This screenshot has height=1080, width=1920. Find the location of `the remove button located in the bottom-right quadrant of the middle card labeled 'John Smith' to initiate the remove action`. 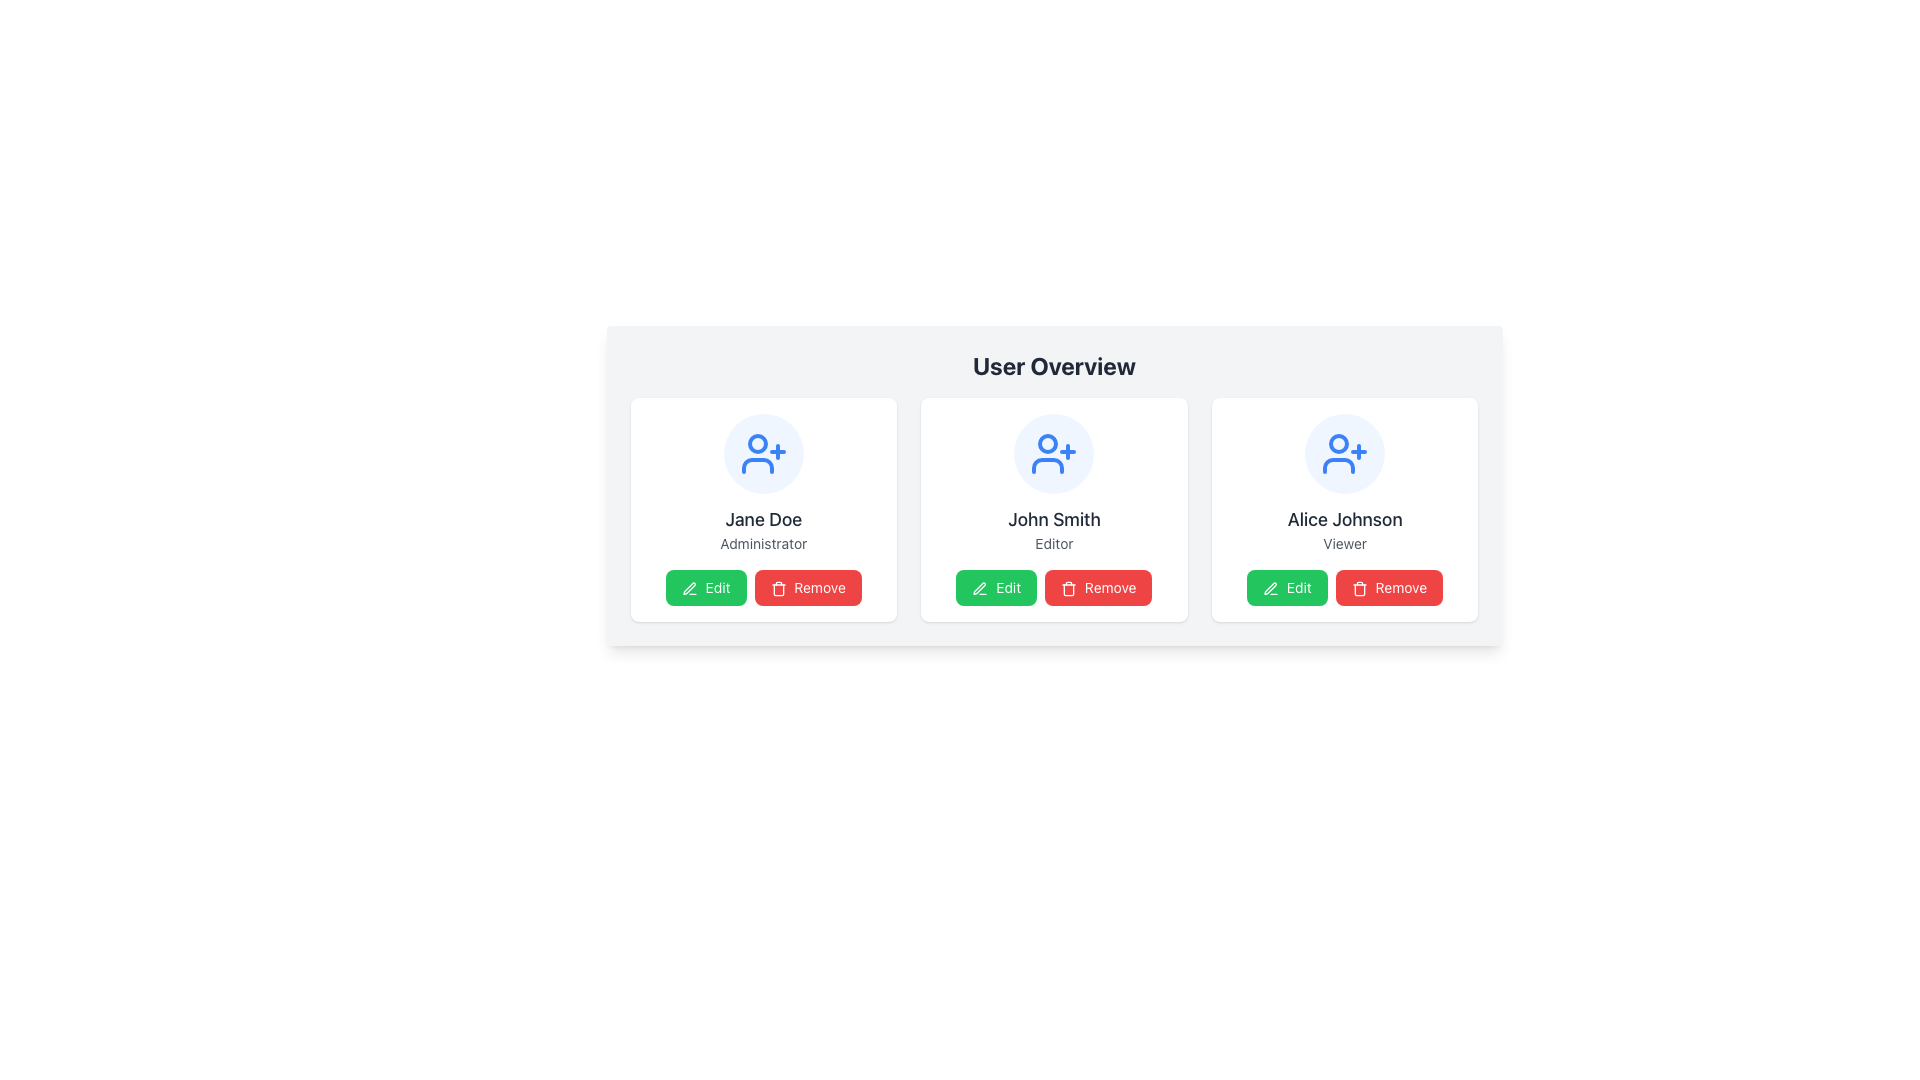

the remove button located in the bottom-right quadrant of the middle card labeled 'John Smith' to initiate the remove action is located at coordinates (1097, 586).